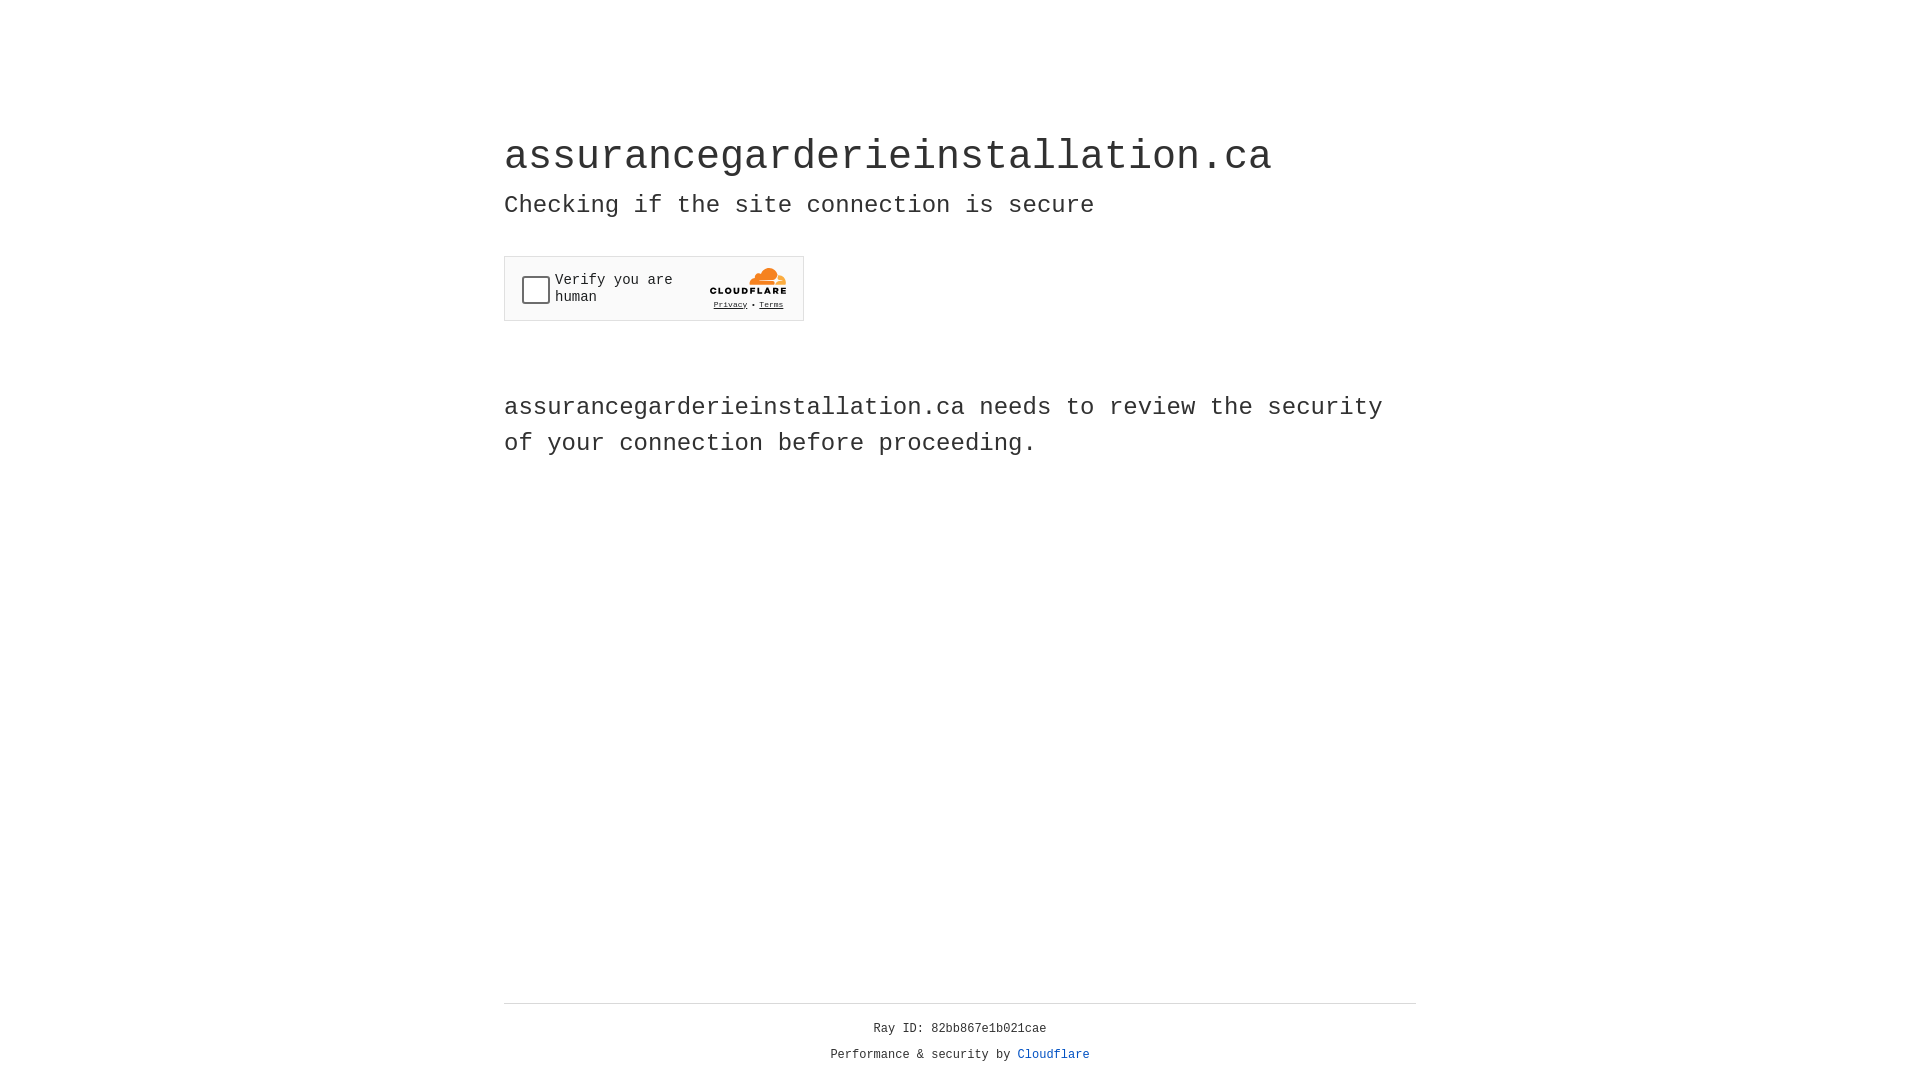 This screenshot has width=1920, height=1080. I want to click on 'Cloudflare', so click(1053, 1054).